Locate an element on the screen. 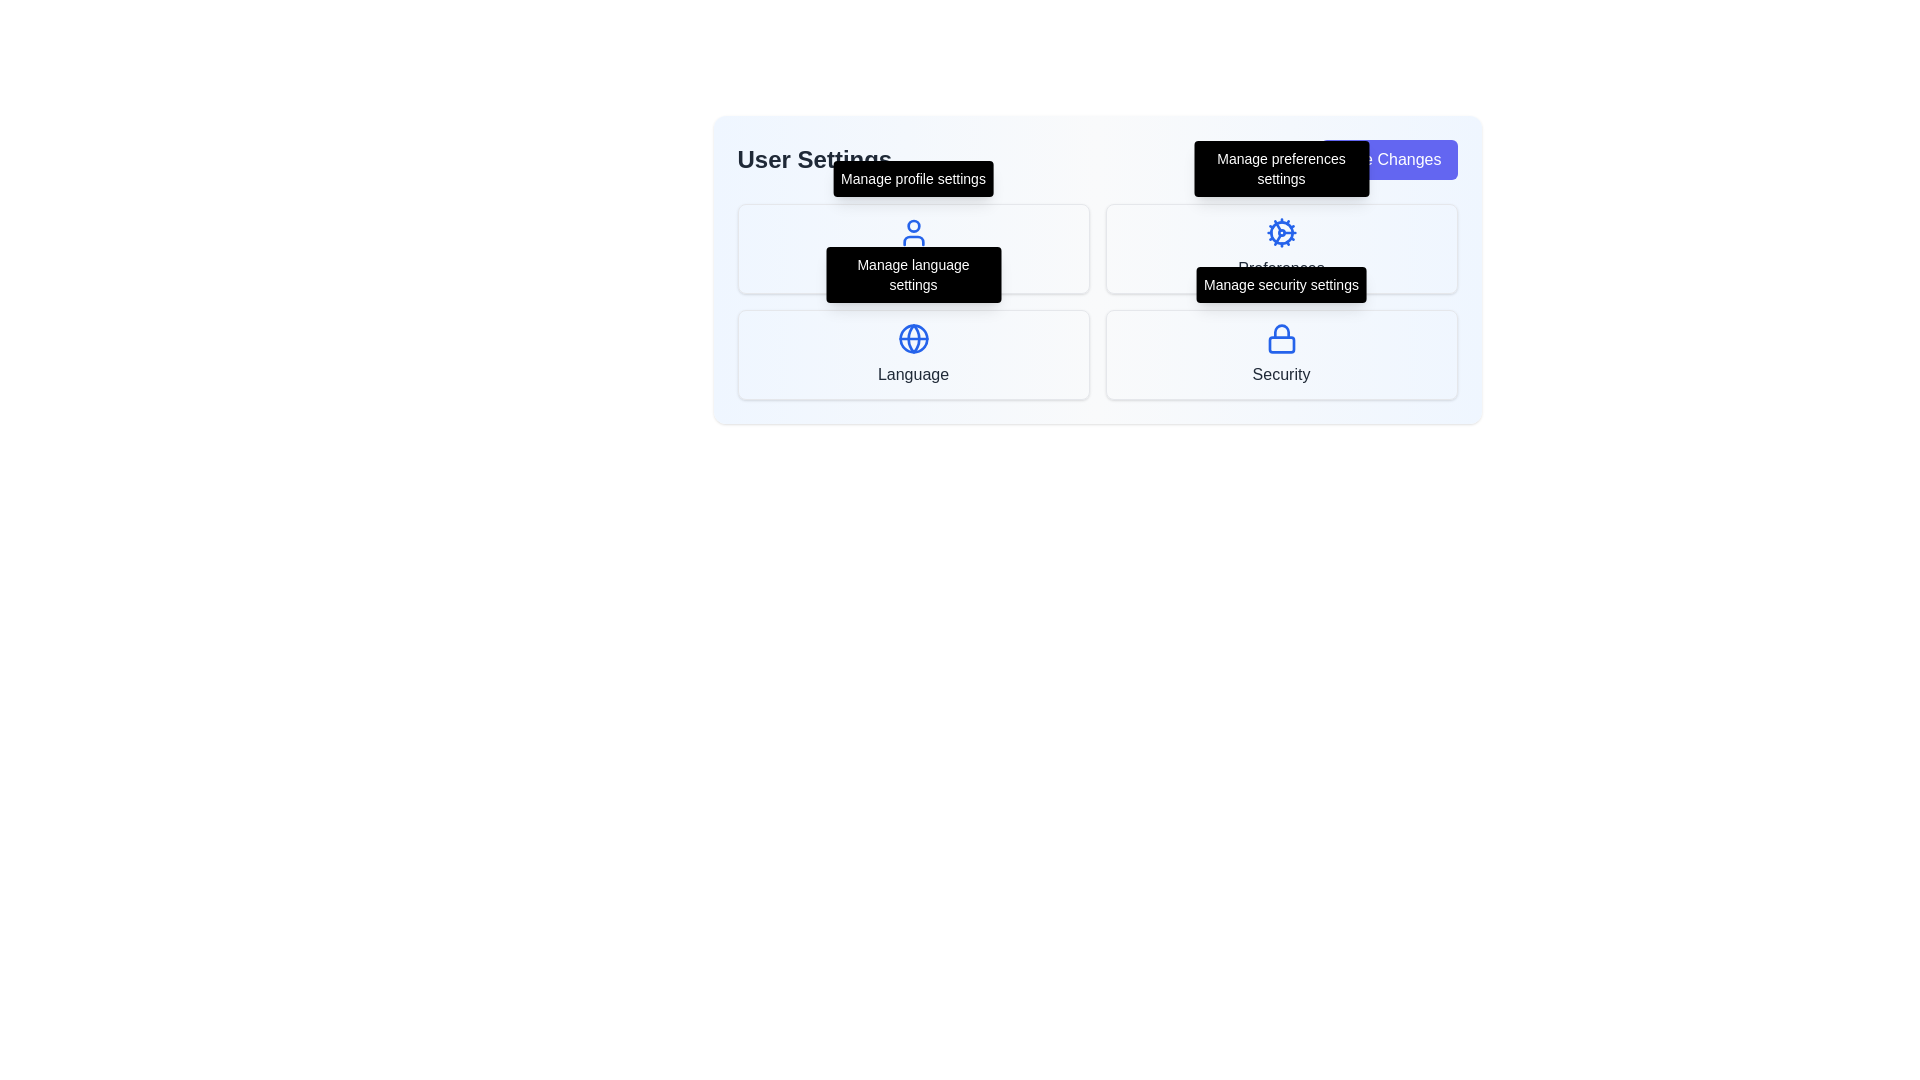 The height and width of the screenshot is (1080, 1920). the Text Label that describes the security settings option, located in the bottom-right corner of the grid layout, which visually aids users in identifying the associated functionality is located at coordinates (1281, 374).